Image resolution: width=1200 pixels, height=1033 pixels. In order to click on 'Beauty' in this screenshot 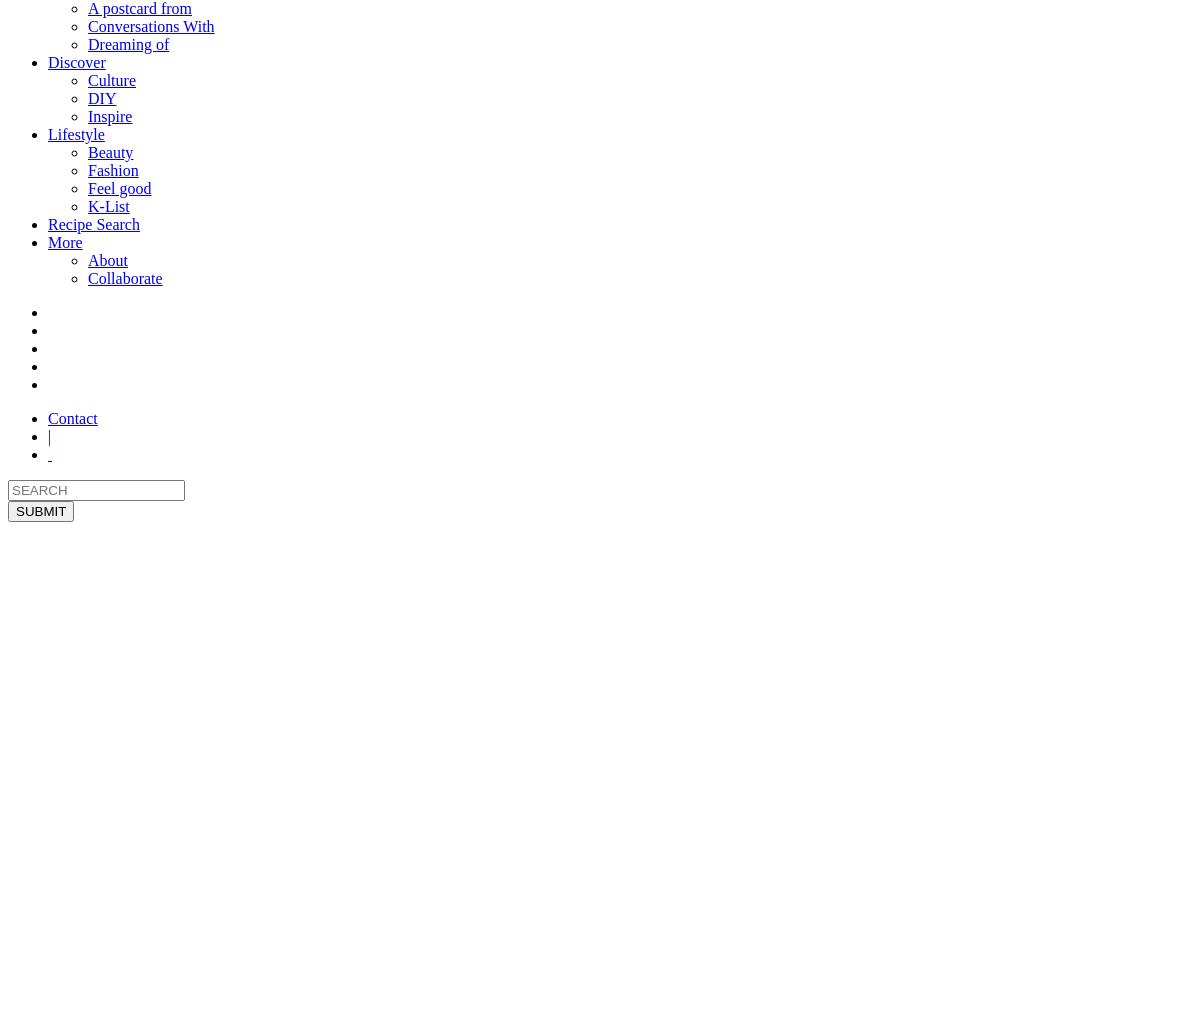, I will do `click(110, 152)`.